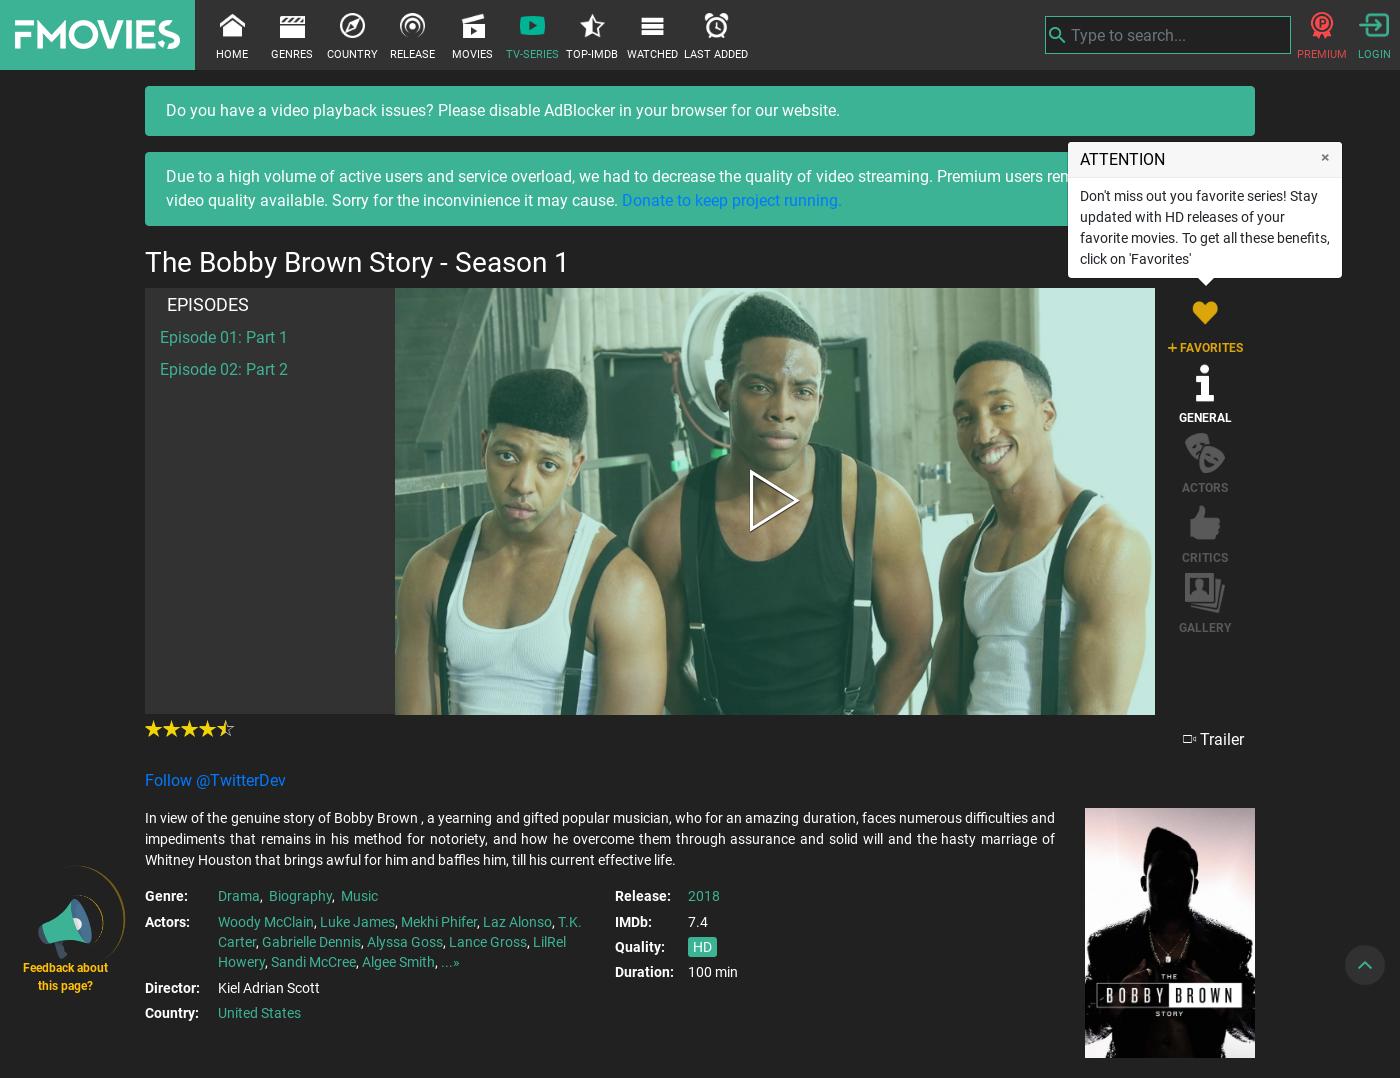 This screenshot has width=1400, height=1078. I want to click on 'Episode 01: Part 1', so click(224, 335).